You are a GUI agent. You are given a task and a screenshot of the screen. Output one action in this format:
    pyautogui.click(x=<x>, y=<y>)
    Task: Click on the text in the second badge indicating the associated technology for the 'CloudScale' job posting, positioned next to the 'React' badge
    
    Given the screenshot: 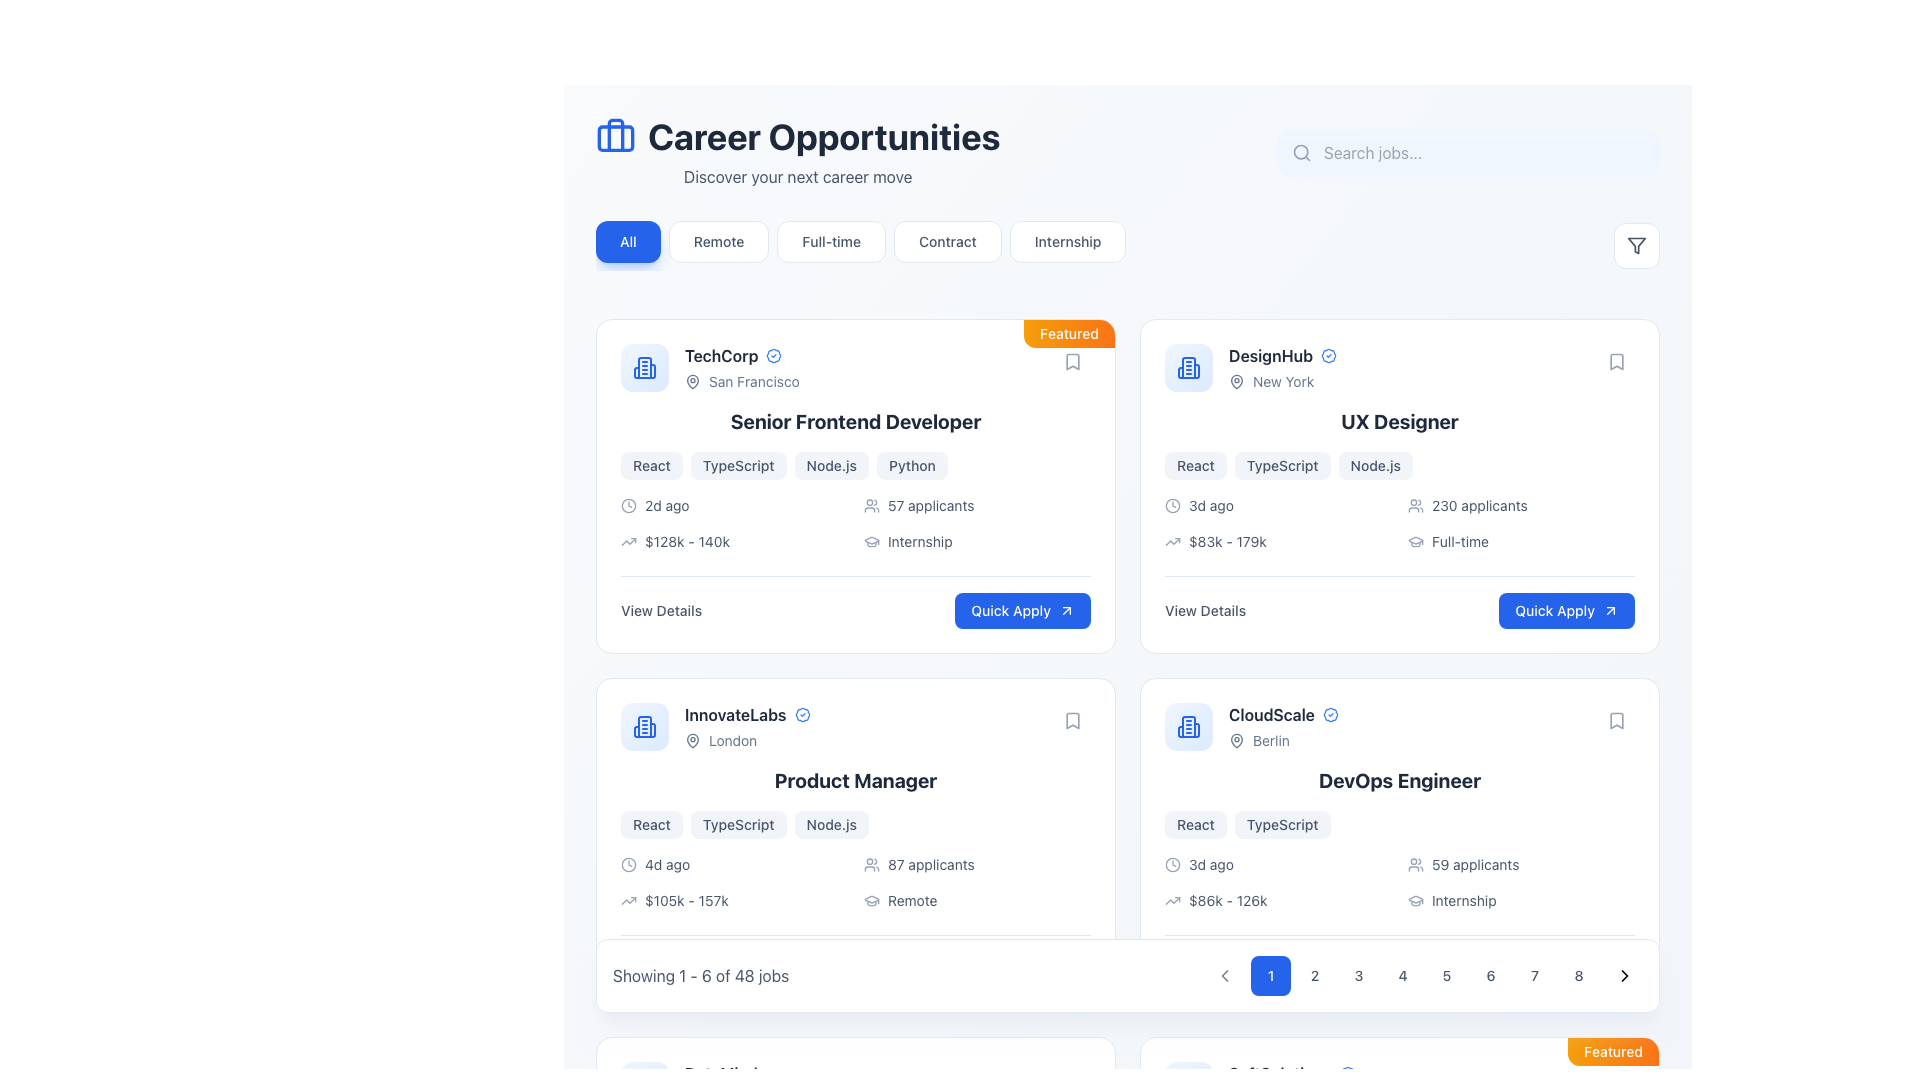 What is the action you would take?
    pyautogui.click(x=1282, y=825)
    